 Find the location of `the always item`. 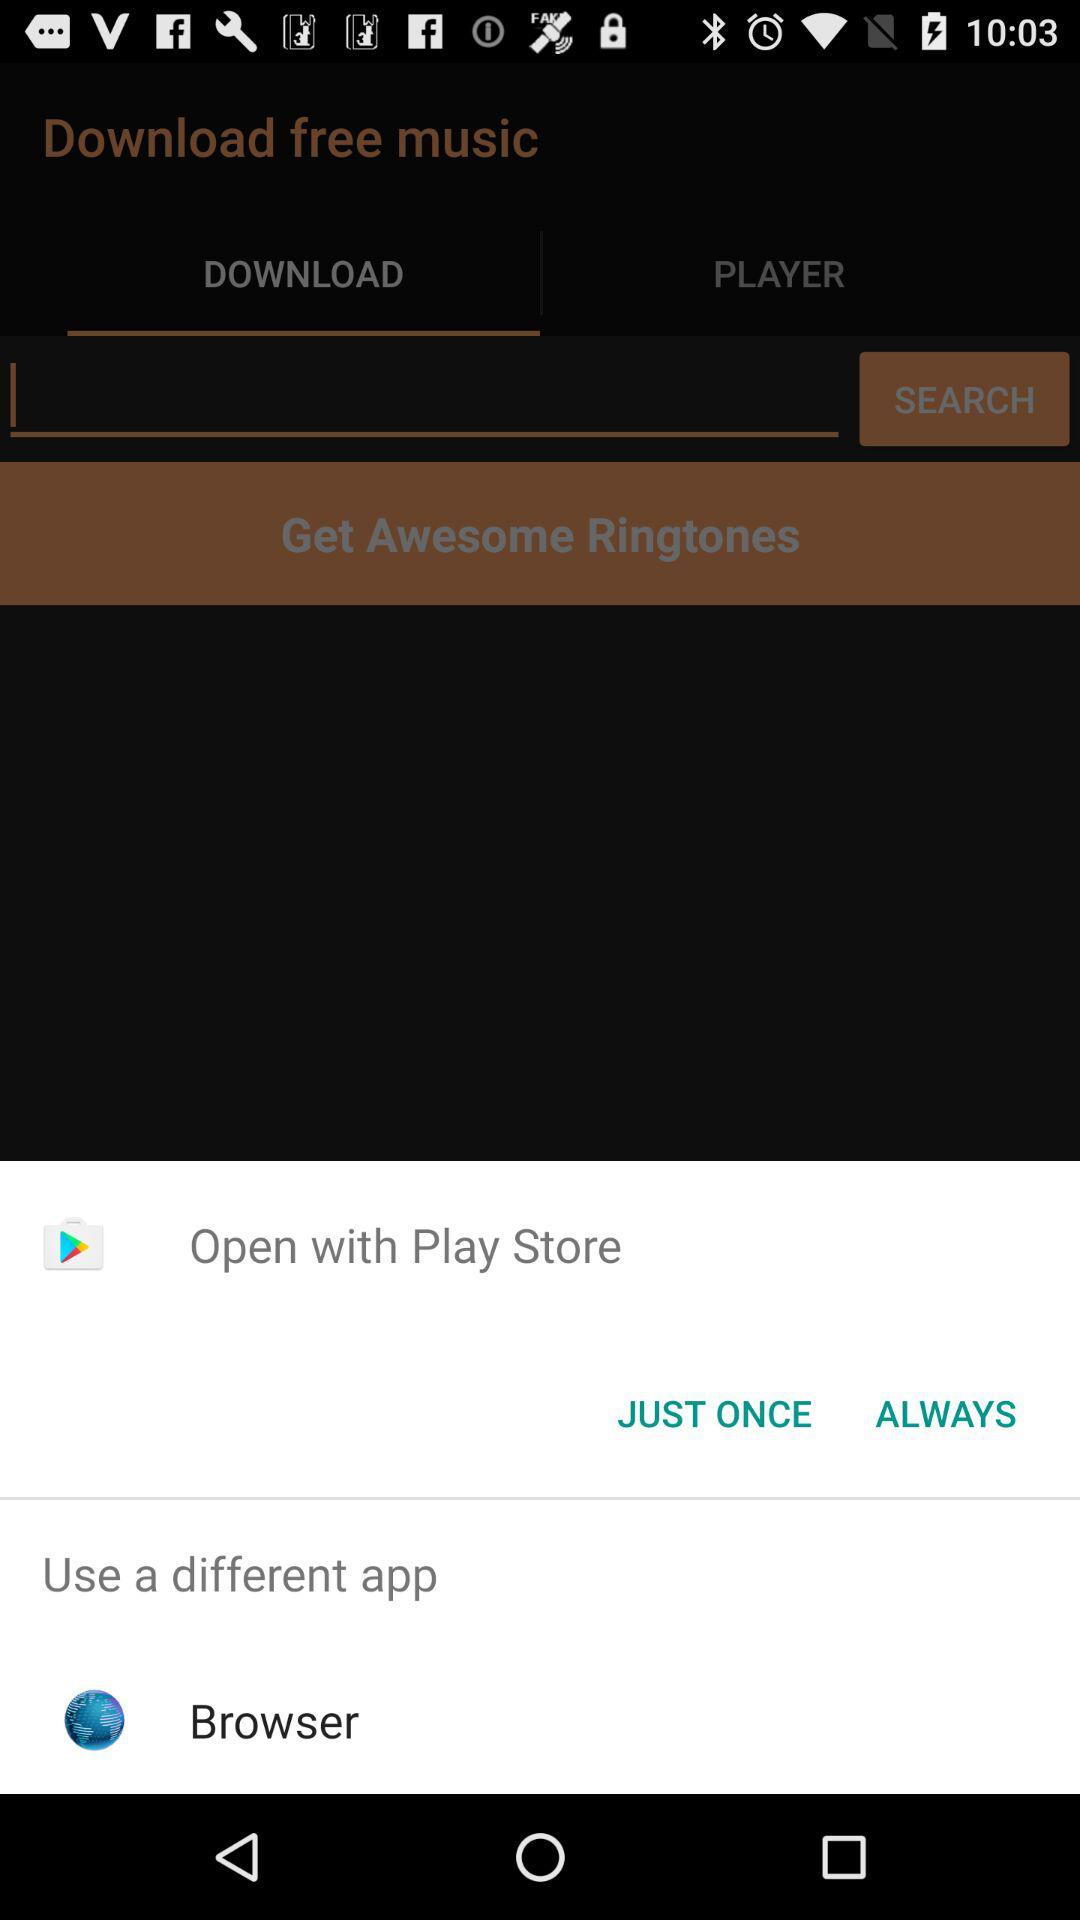

the always item is located at coordinates (945, 1411).